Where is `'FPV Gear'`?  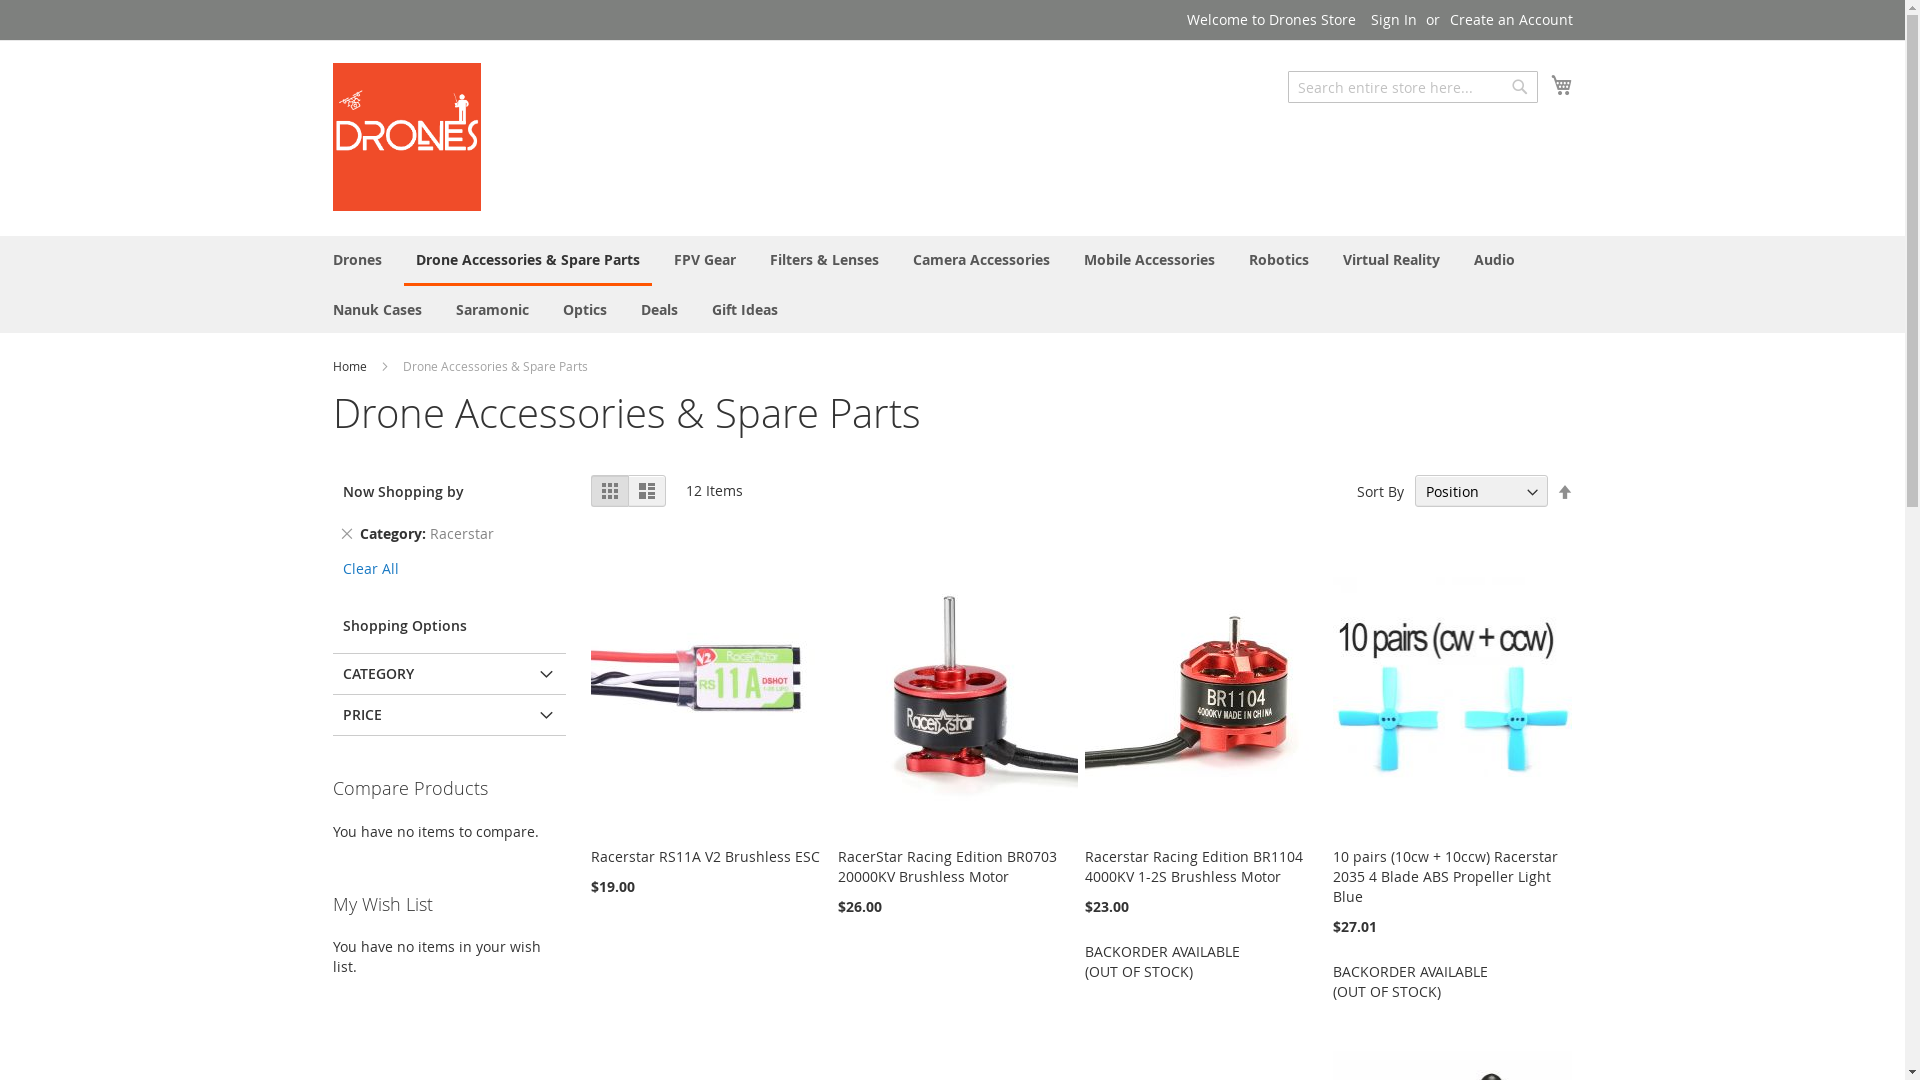 'FPV Gear' is located at coordinates (705, 258).